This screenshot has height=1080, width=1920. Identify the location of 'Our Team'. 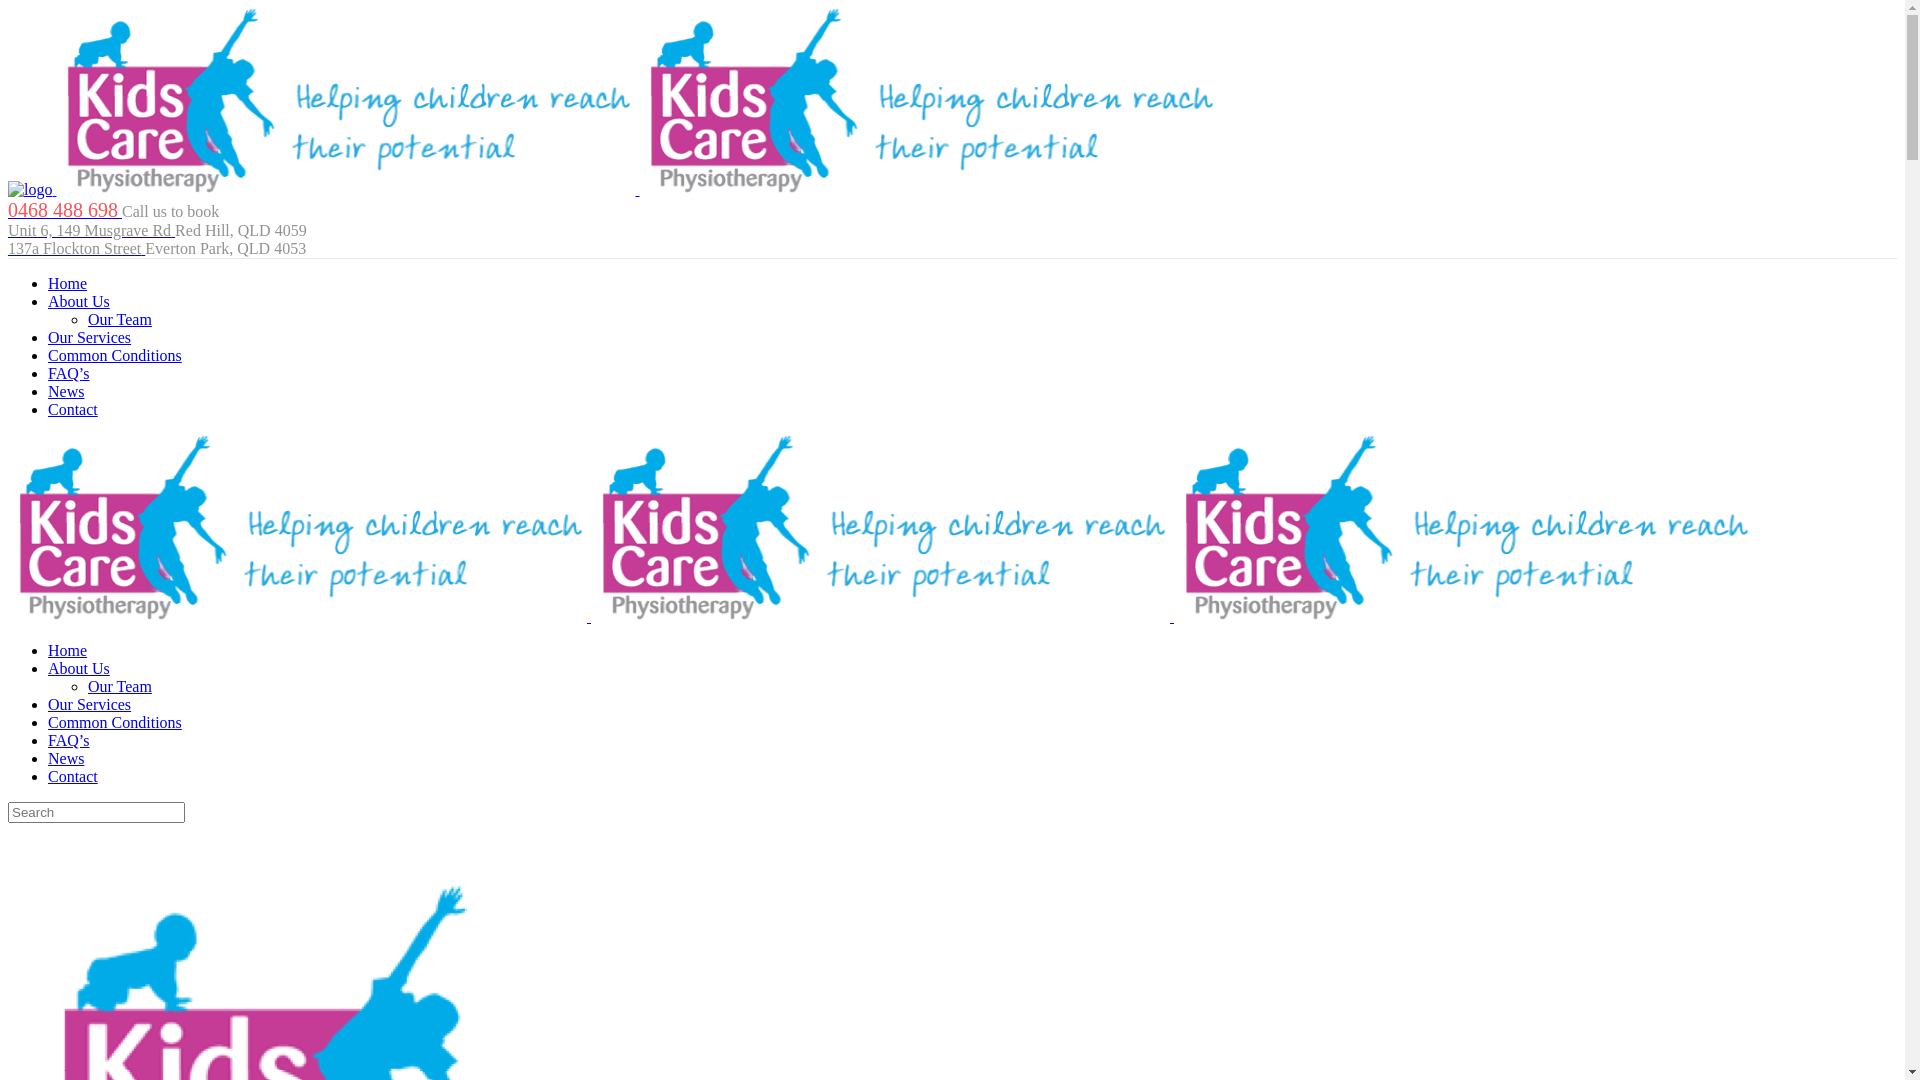
(119, 685).